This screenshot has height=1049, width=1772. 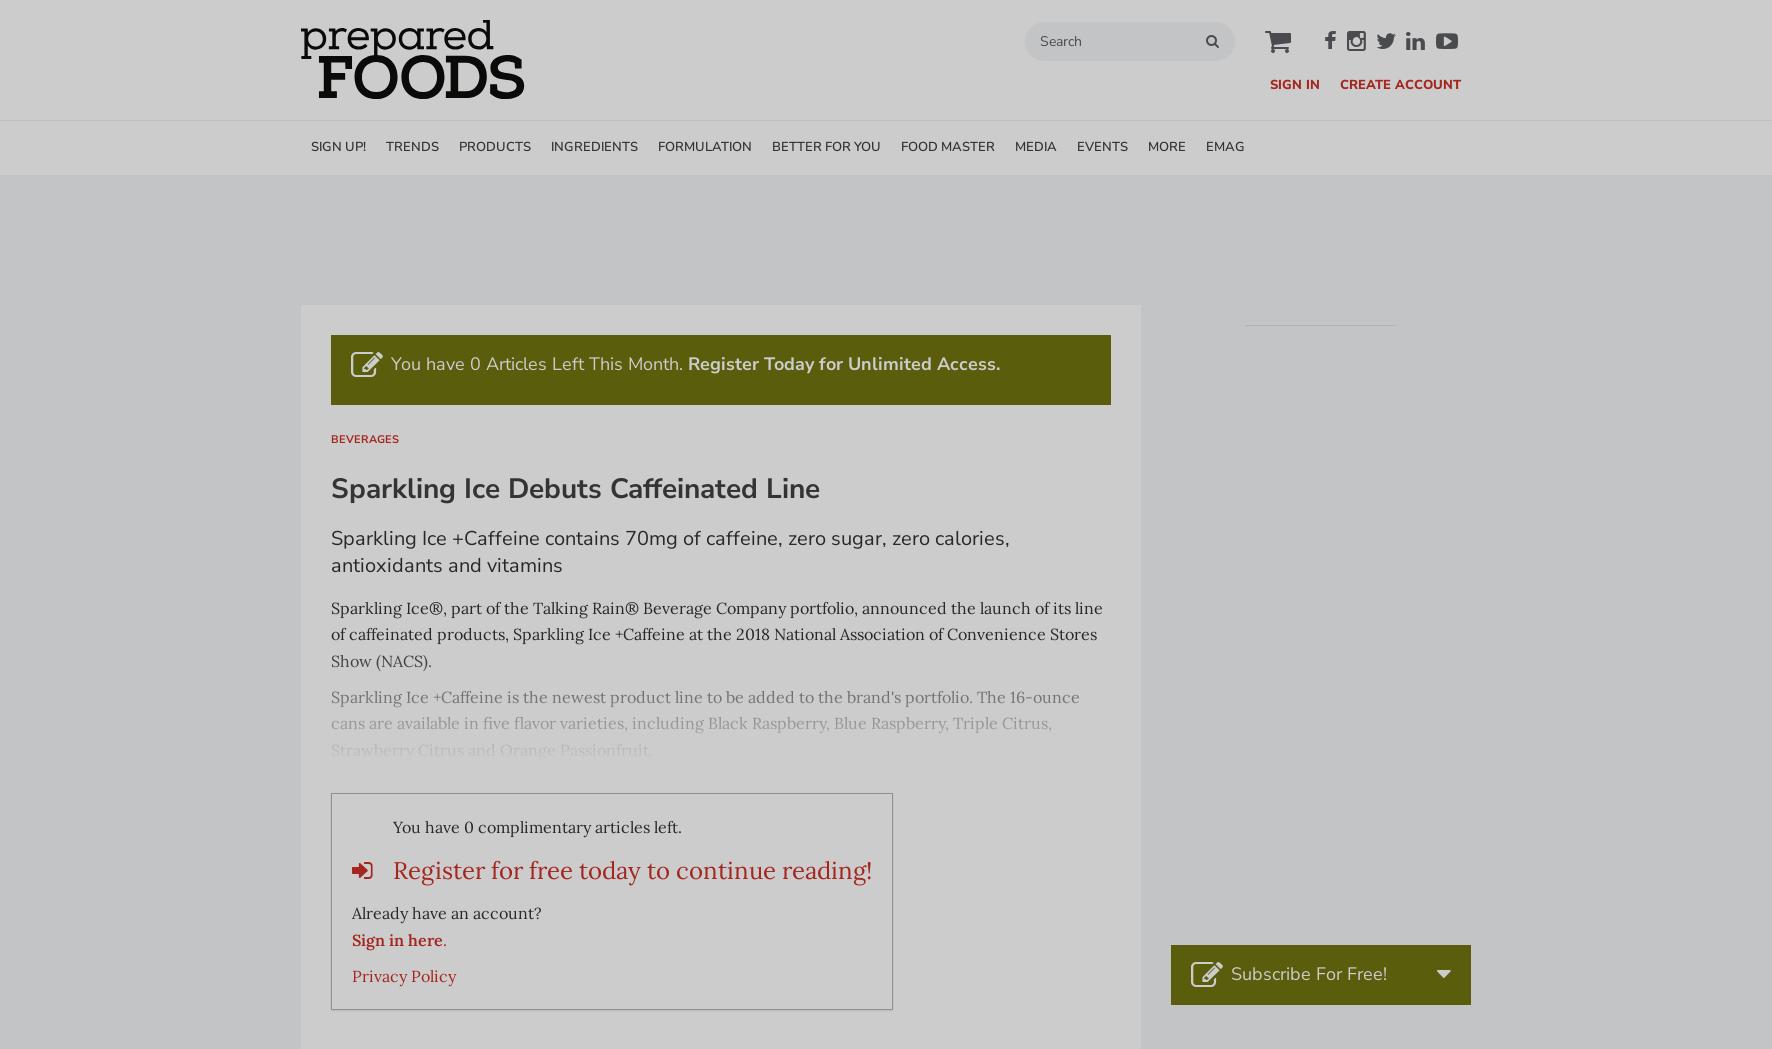 What do you see at coordinates (1036, 146) in the screenshot?
I see `'MEDIA'` at bounding box center [1036, 146].